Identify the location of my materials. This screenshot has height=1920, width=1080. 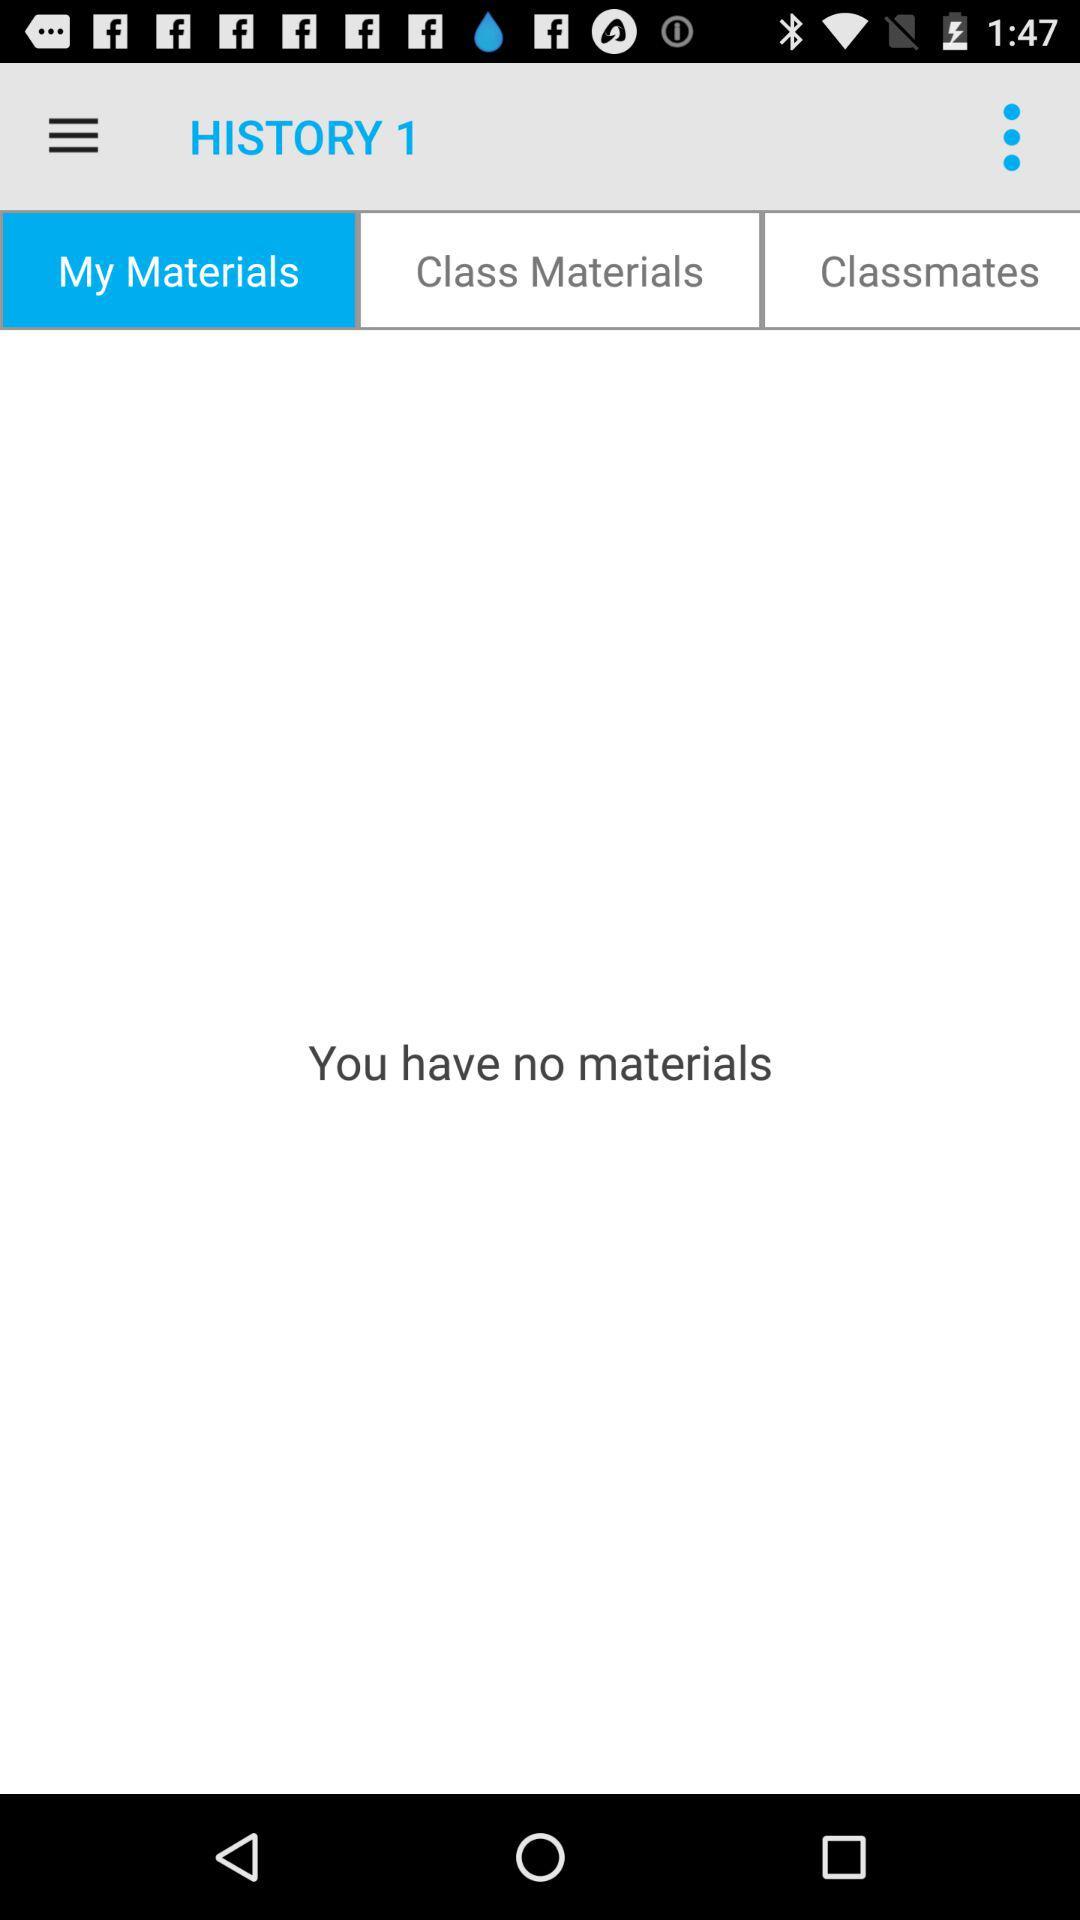
(177, 268).